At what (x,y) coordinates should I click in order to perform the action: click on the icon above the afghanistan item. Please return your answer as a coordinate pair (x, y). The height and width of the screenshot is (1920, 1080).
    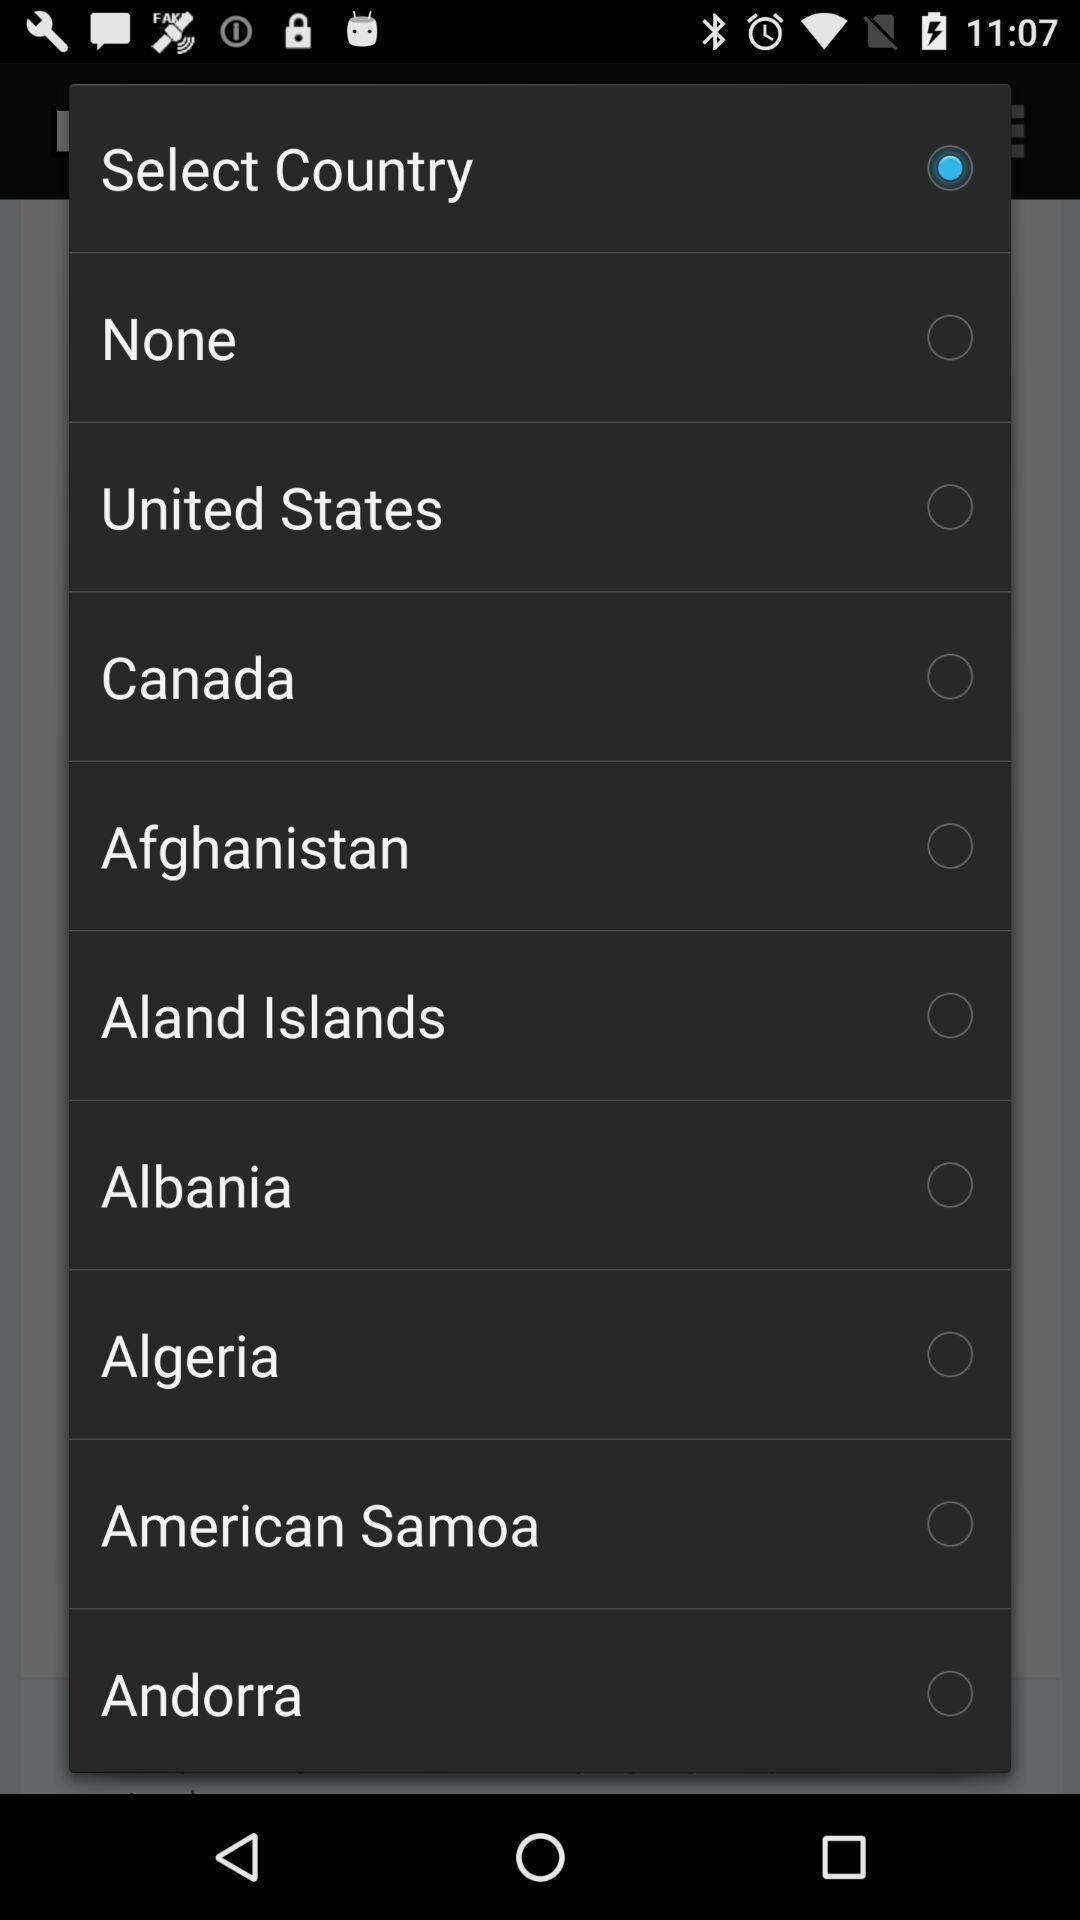
    Looking at the image, I should click on (540, 676).